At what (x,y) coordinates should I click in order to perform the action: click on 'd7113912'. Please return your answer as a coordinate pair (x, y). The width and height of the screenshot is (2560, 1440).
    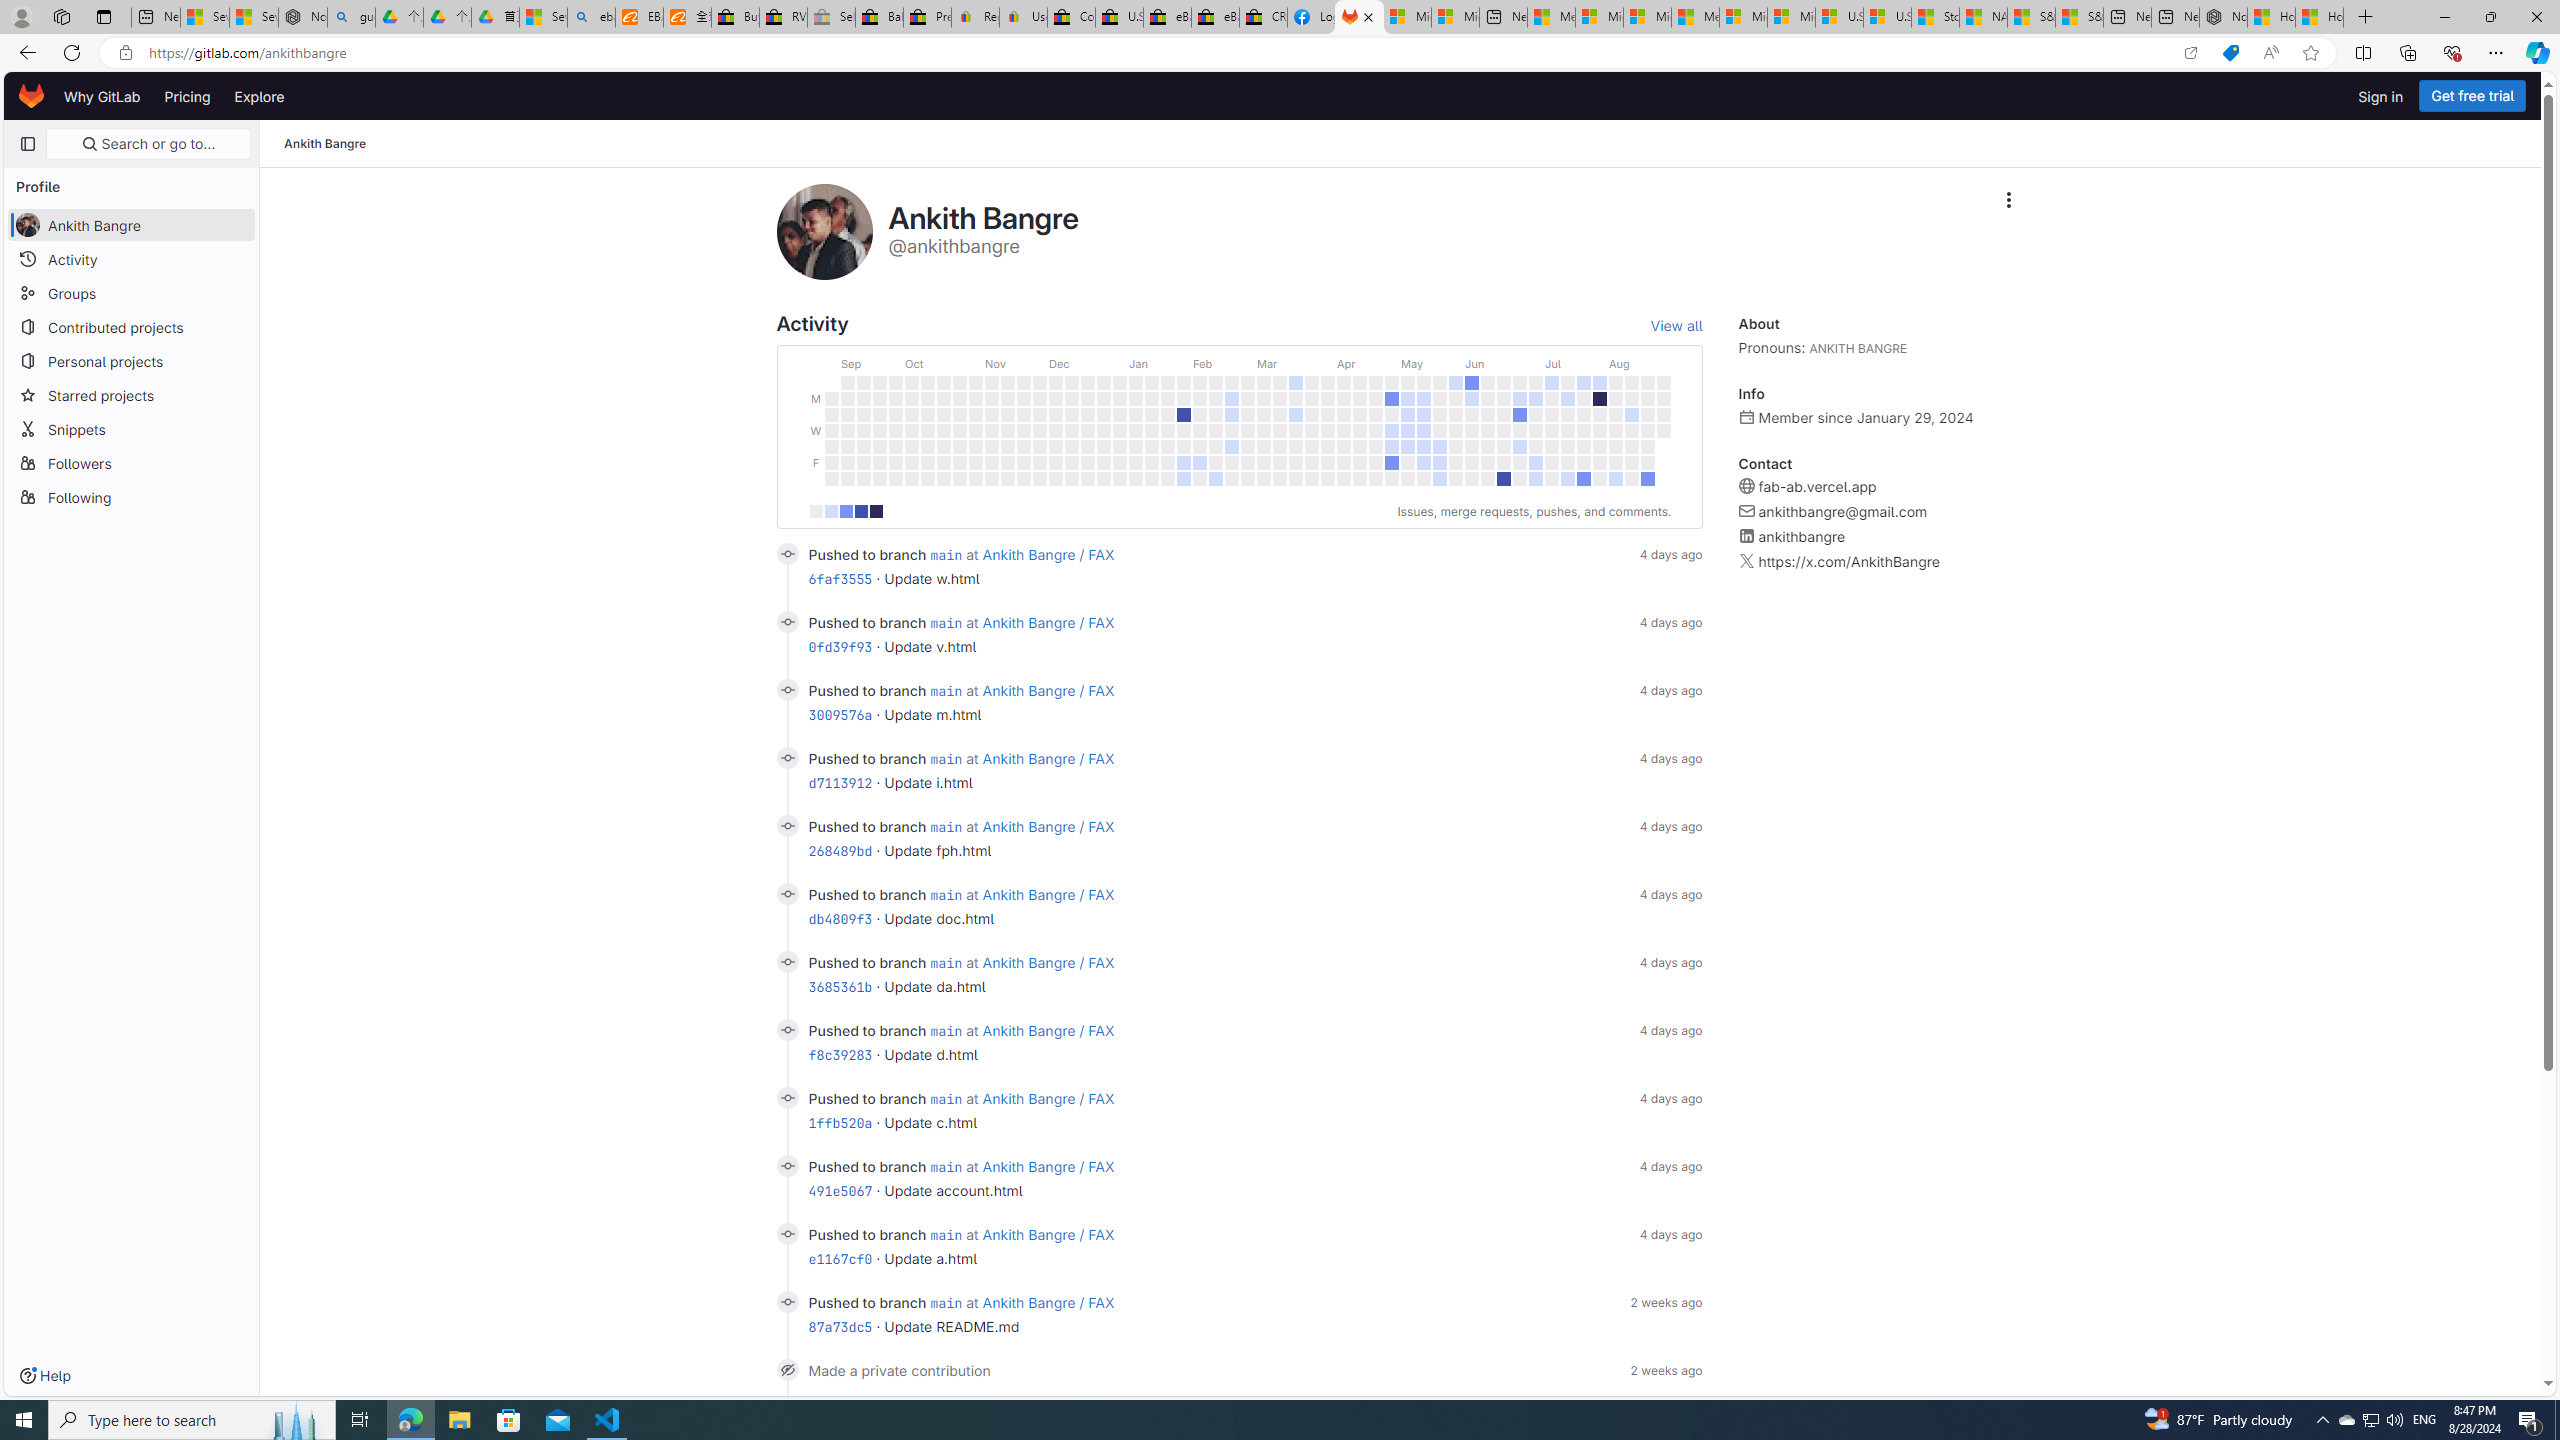
    Looking at the image, I should click on (839, 782).